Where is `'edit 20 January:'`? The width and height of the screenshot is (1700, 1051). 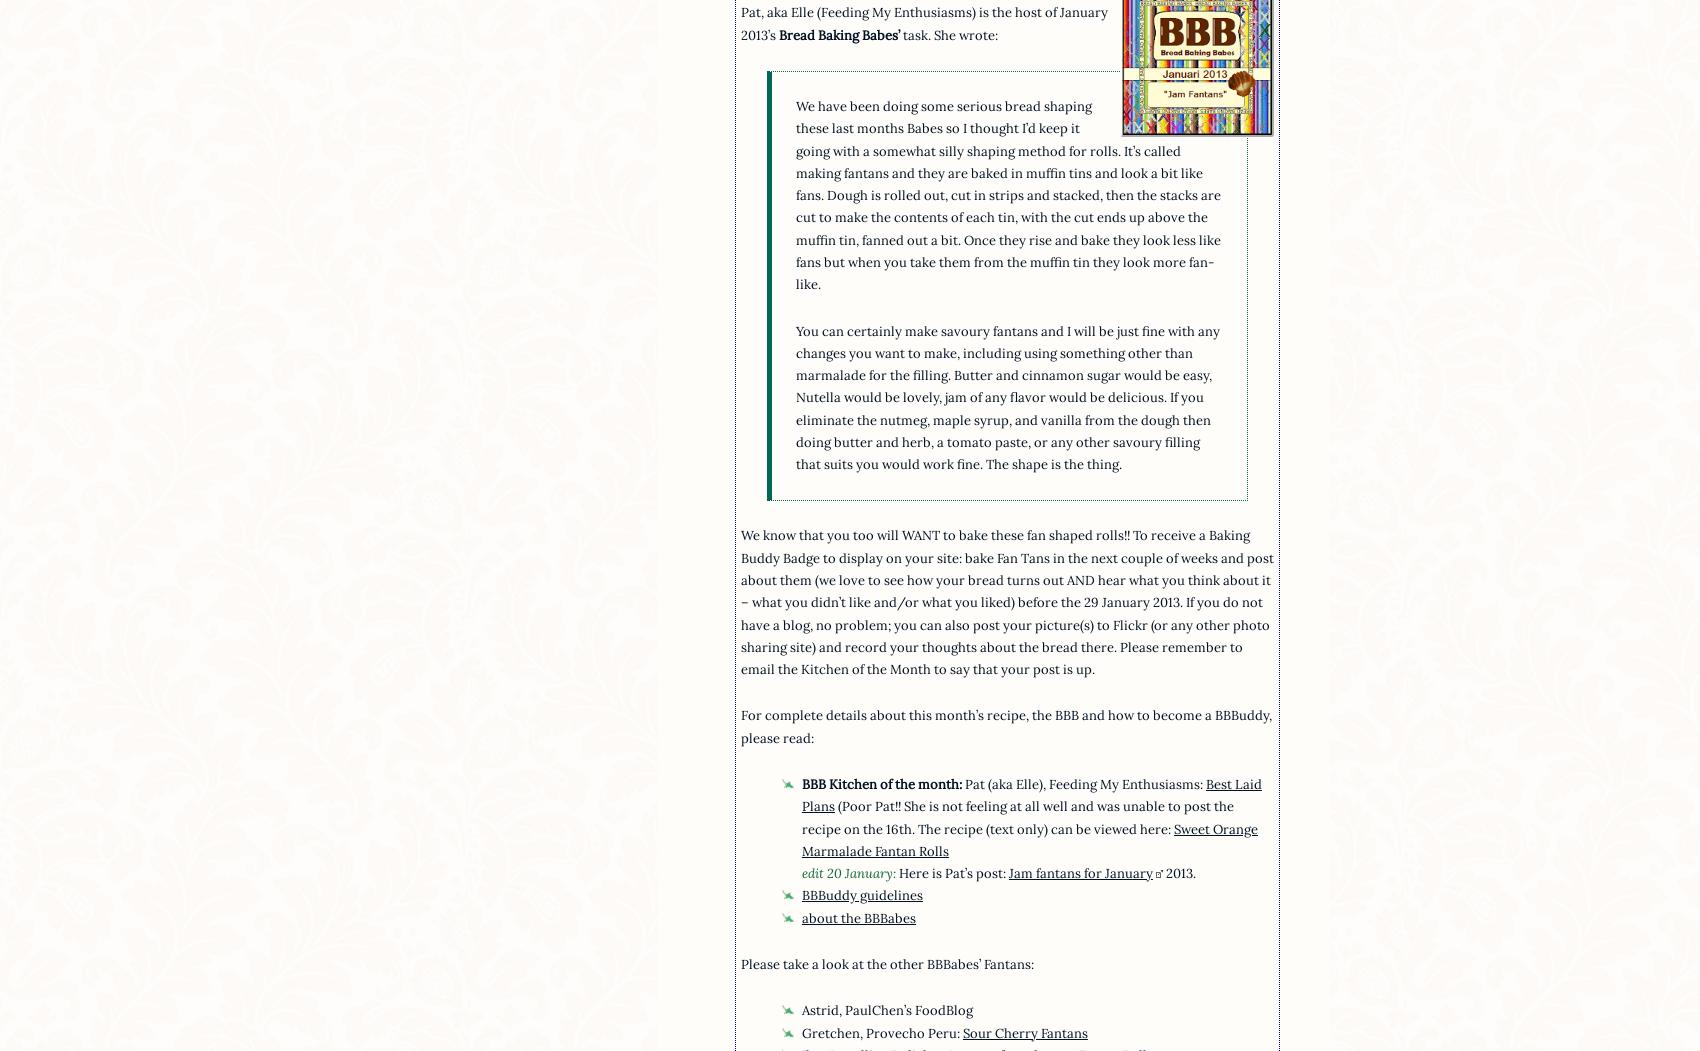
'edit 20 January:' is located at coordinates (800, 872).